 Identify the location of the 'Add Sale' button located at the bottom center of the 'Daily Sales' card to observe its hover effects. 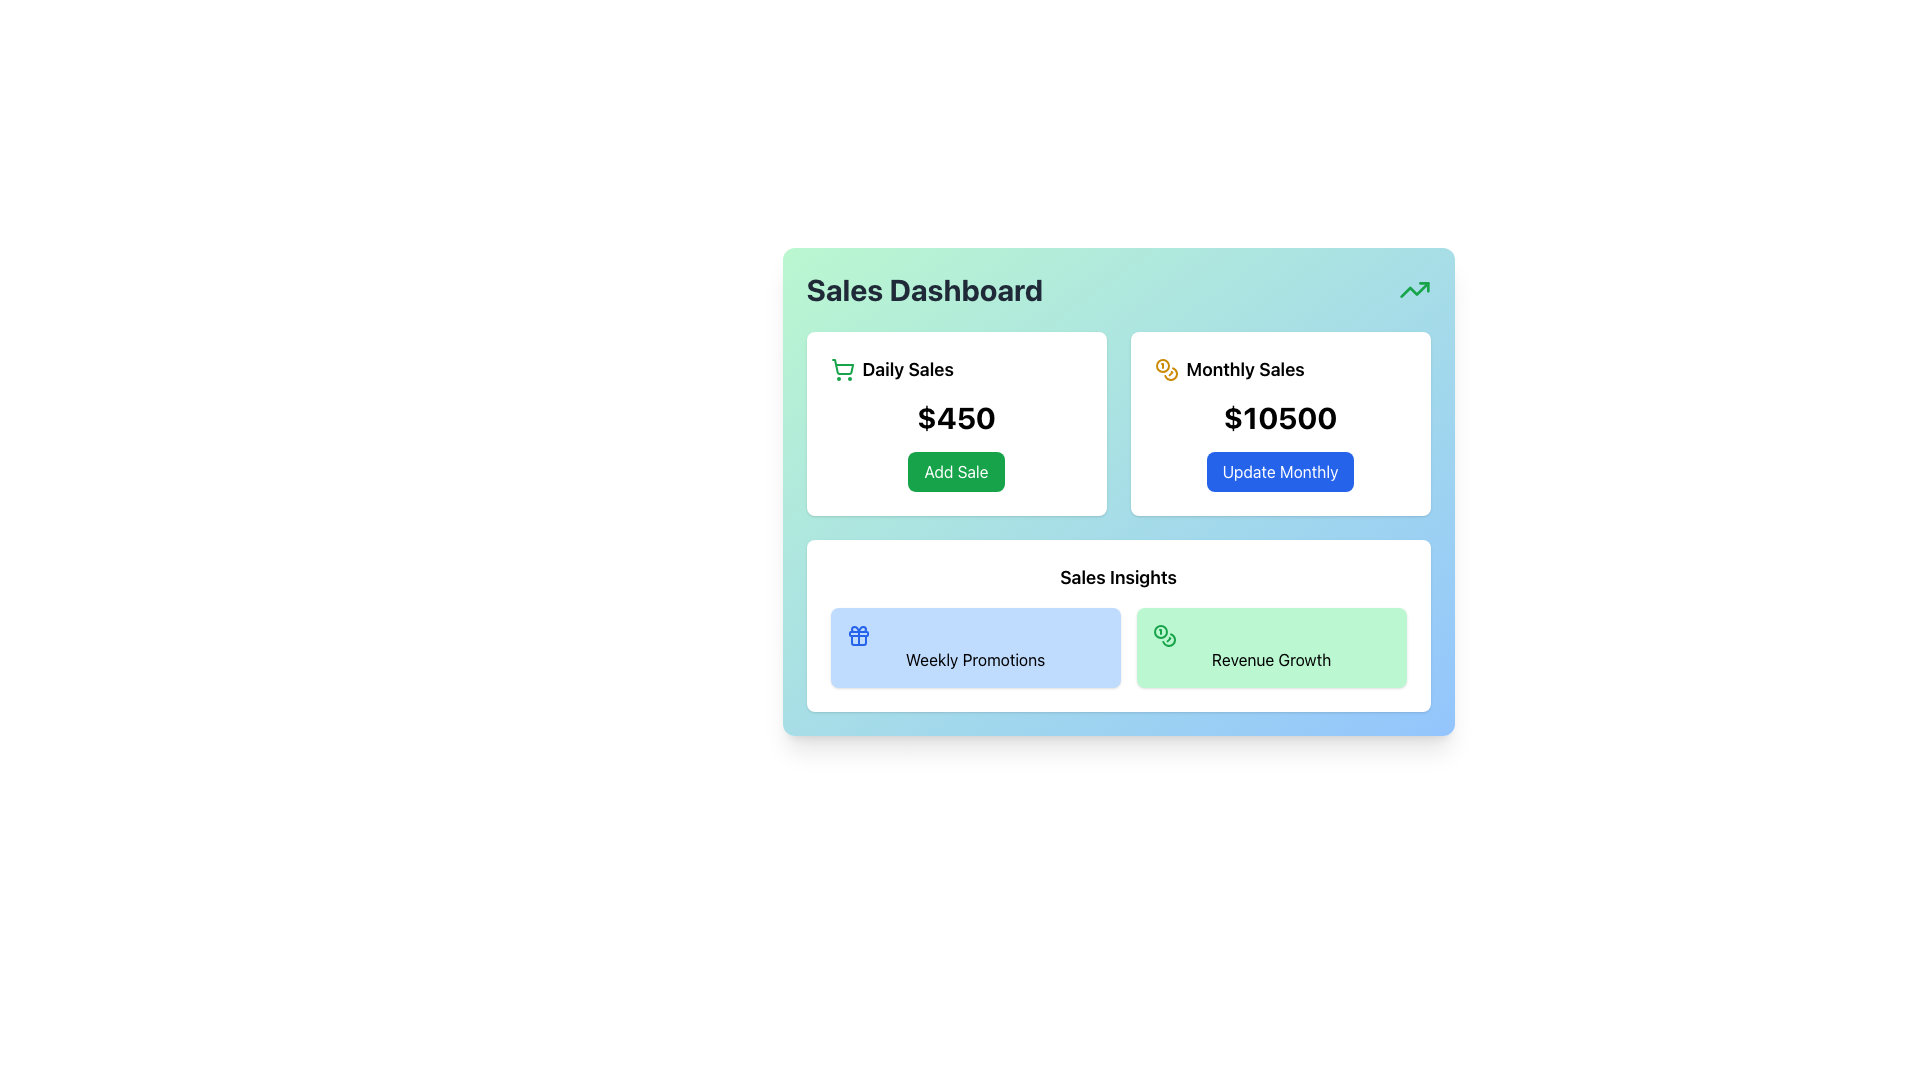
(955, 471).